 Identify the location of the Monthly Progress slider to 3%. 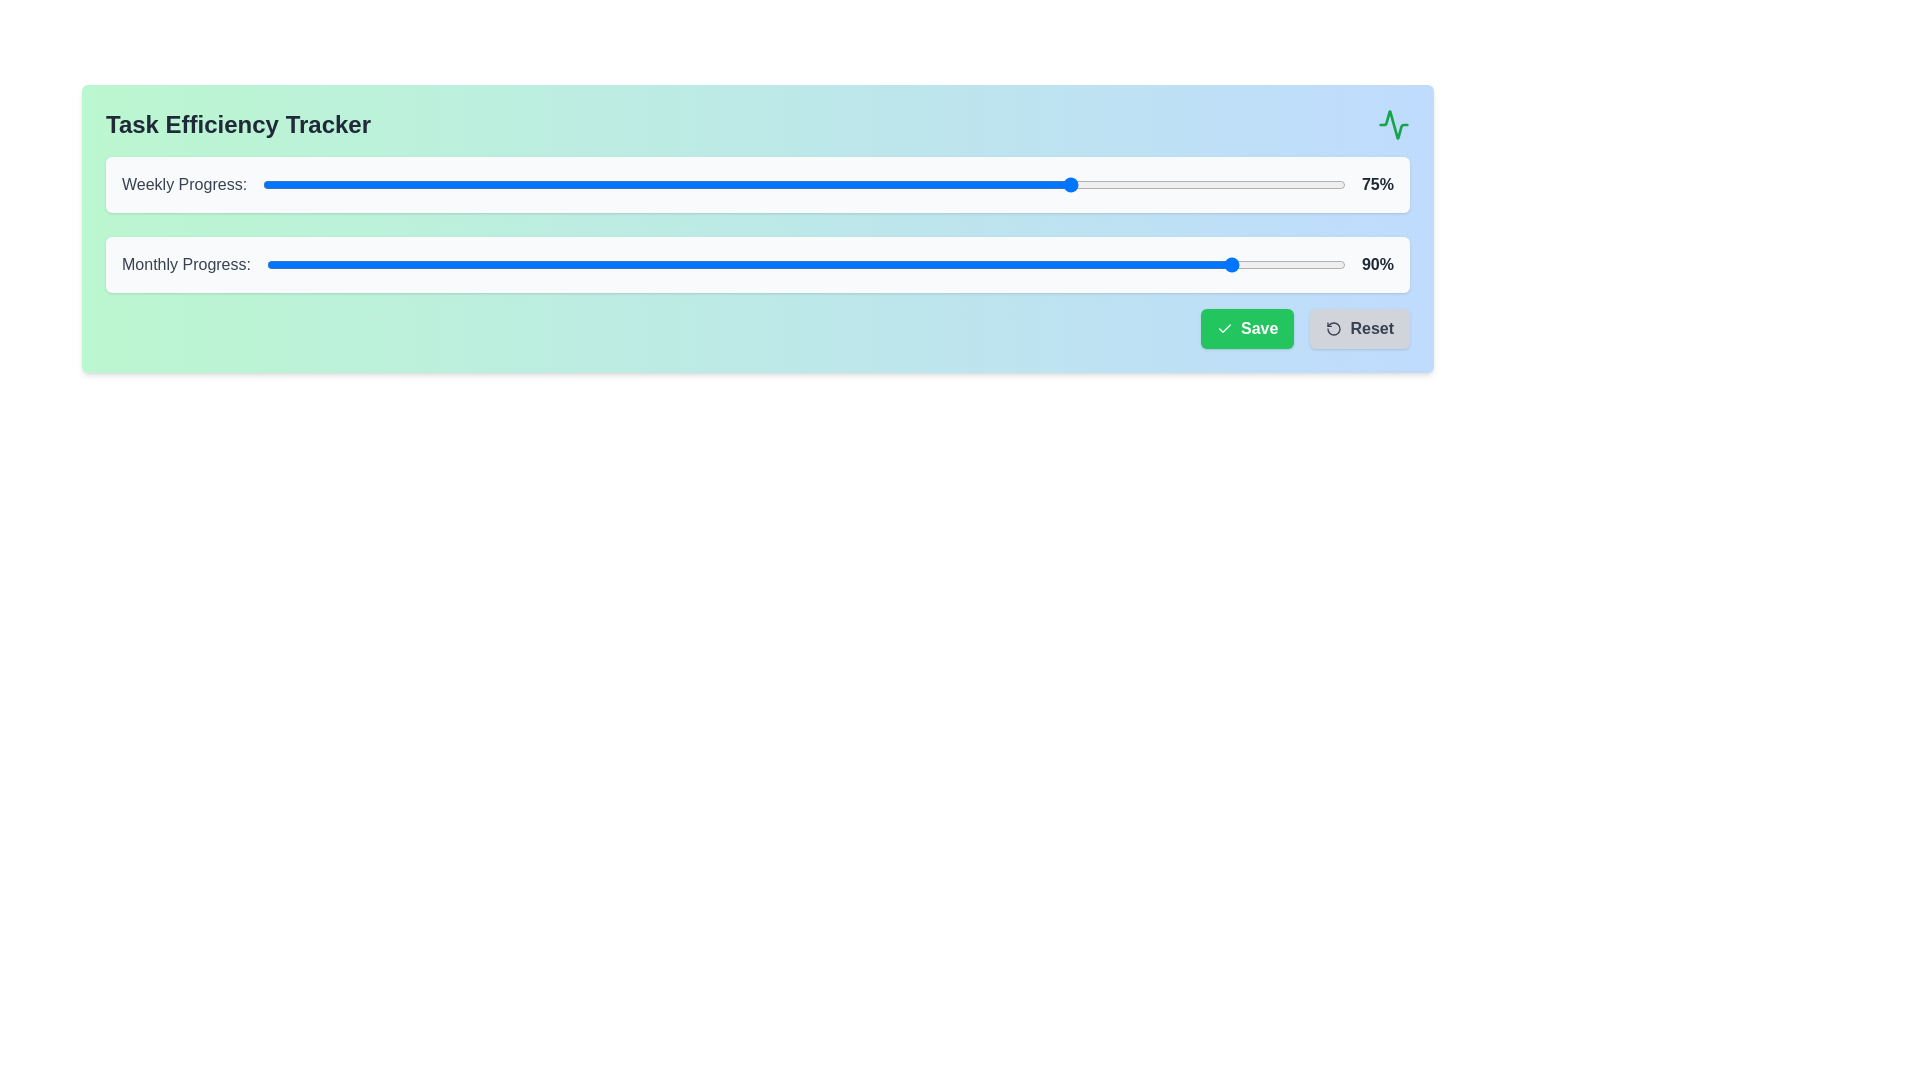
(298, 264).